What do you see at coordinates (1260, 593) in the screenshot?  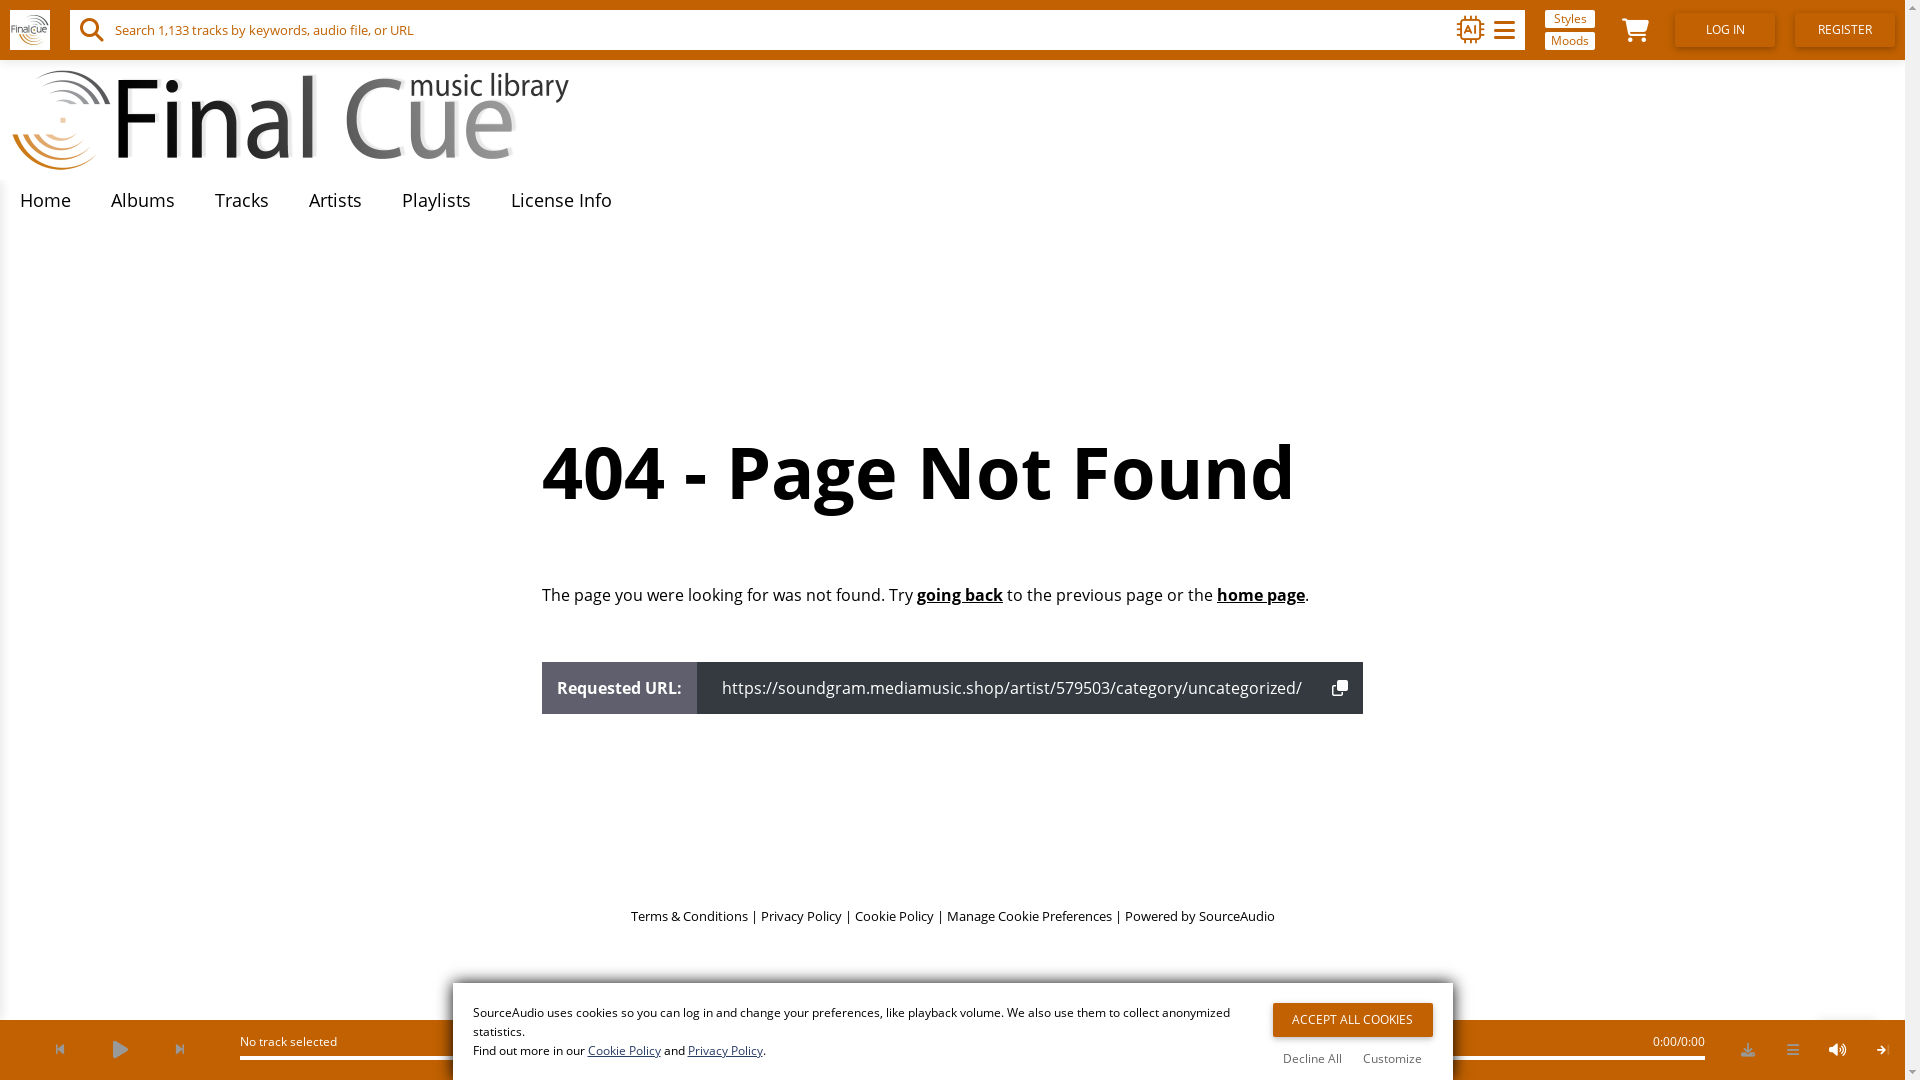 I see `'home page'` at bounding box center [1260, 593].